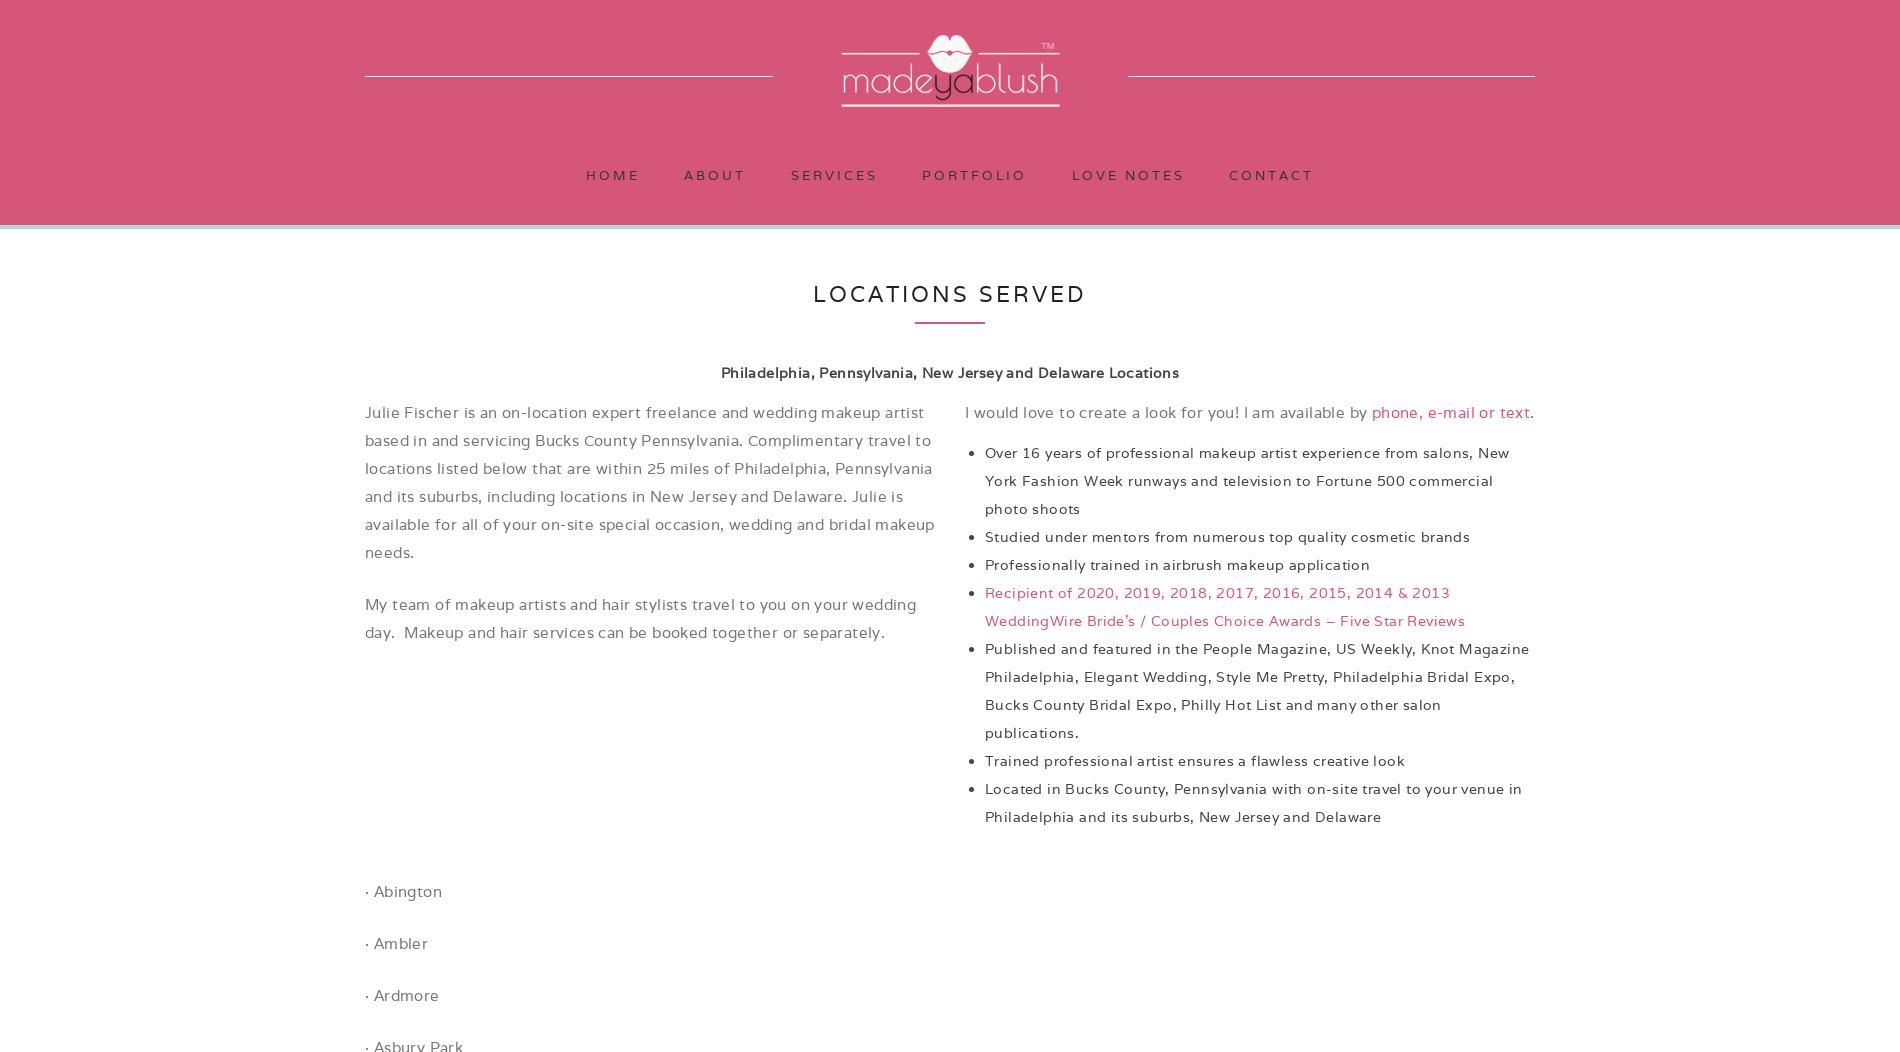 This screenshot has height=1052, width=1900. I want to click on 'My team of makeup artists and hair stylists travel to you on your wedding day.  Makeup and hair services can be booked together or separately.', so click(363, 618).